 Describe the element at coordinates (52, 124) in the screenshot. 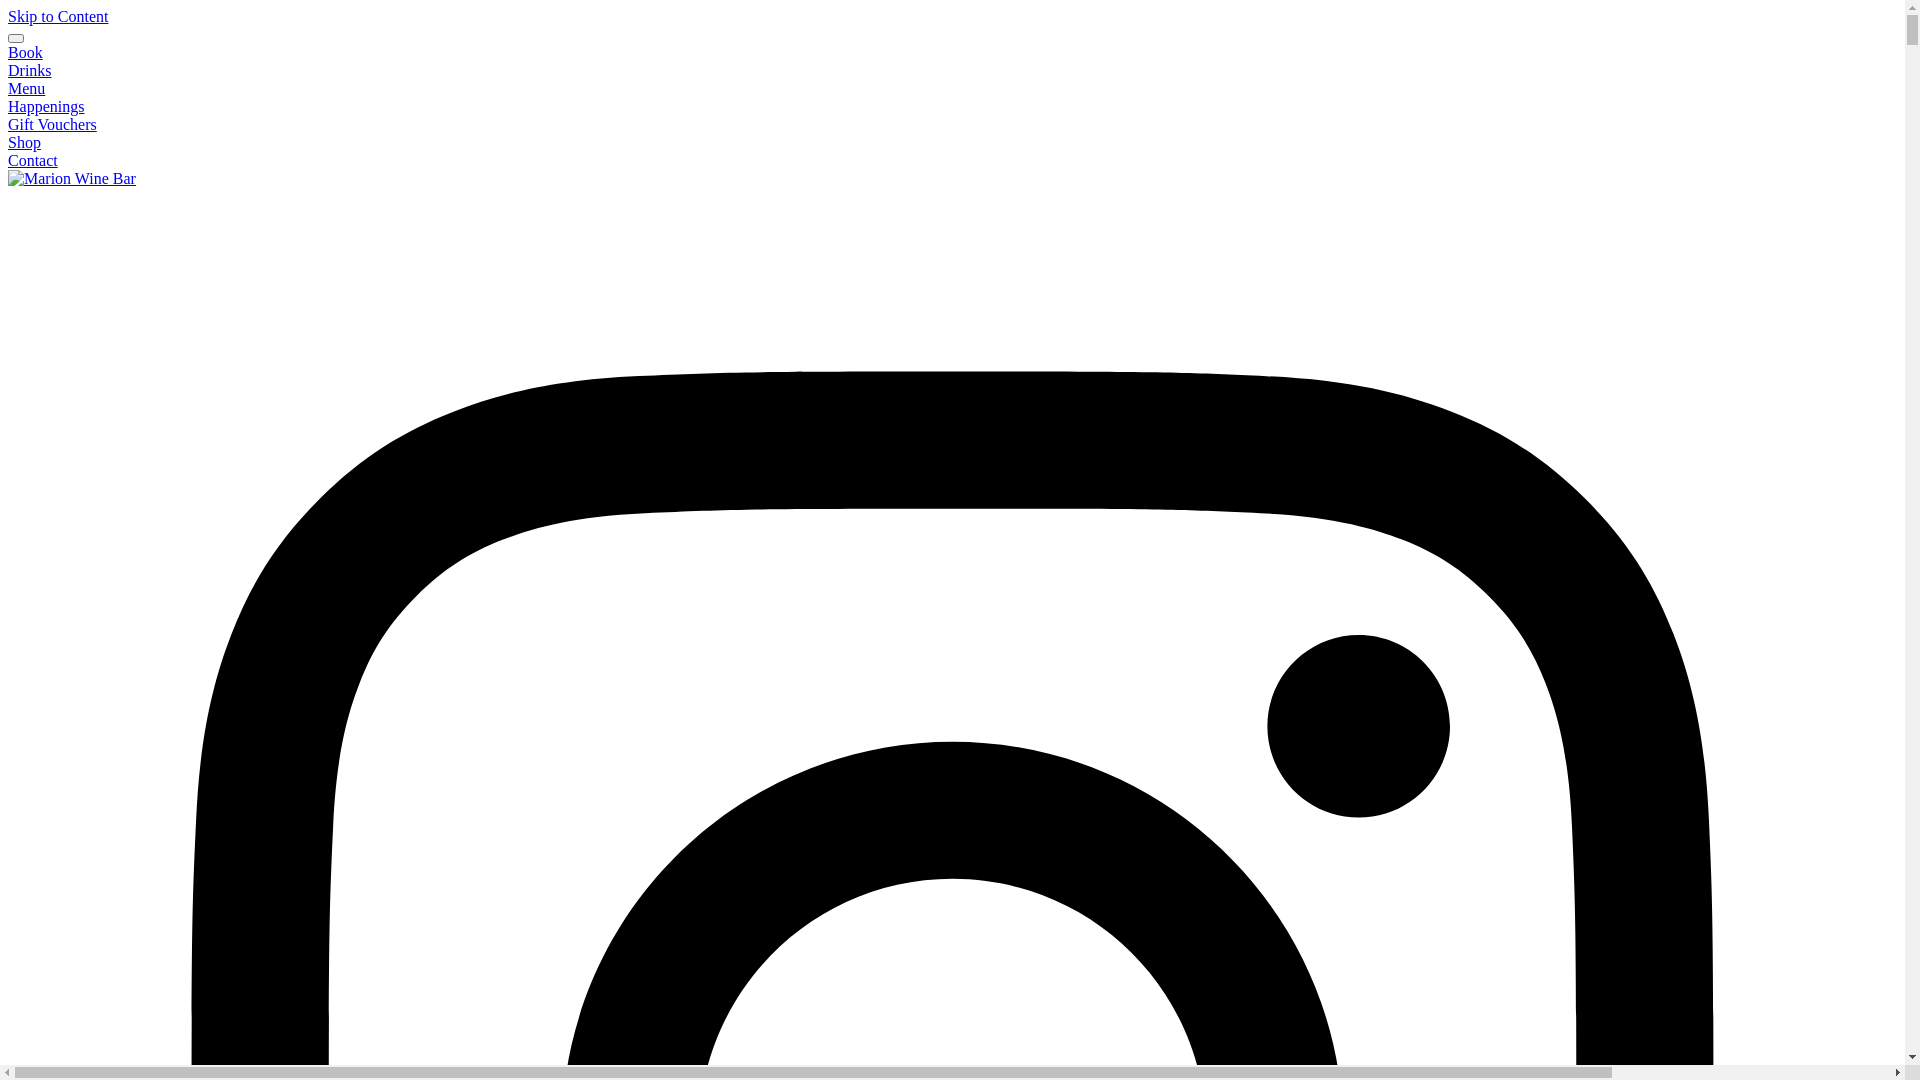

I see `'Gift Vouchers'` at that location.